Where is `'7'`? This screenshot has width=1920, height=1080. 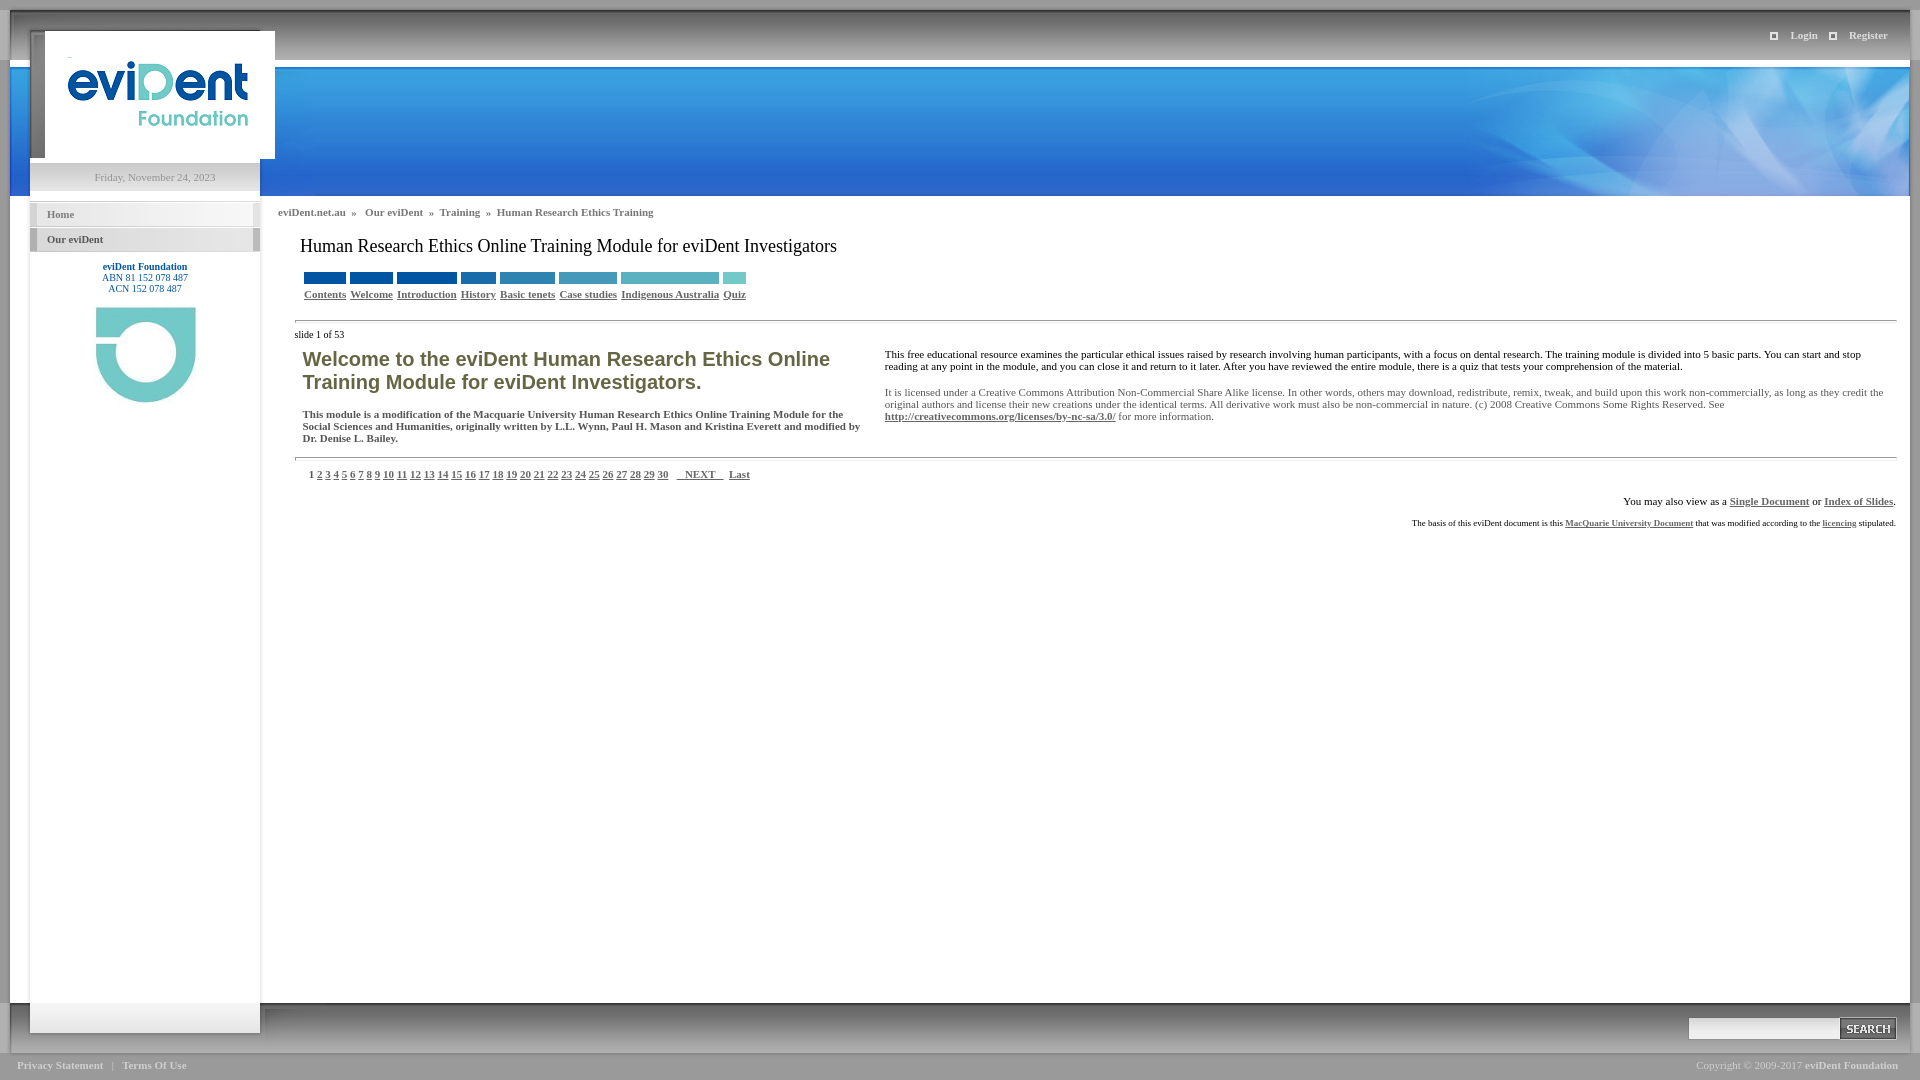 '7' is located at coordinates (360, 474).